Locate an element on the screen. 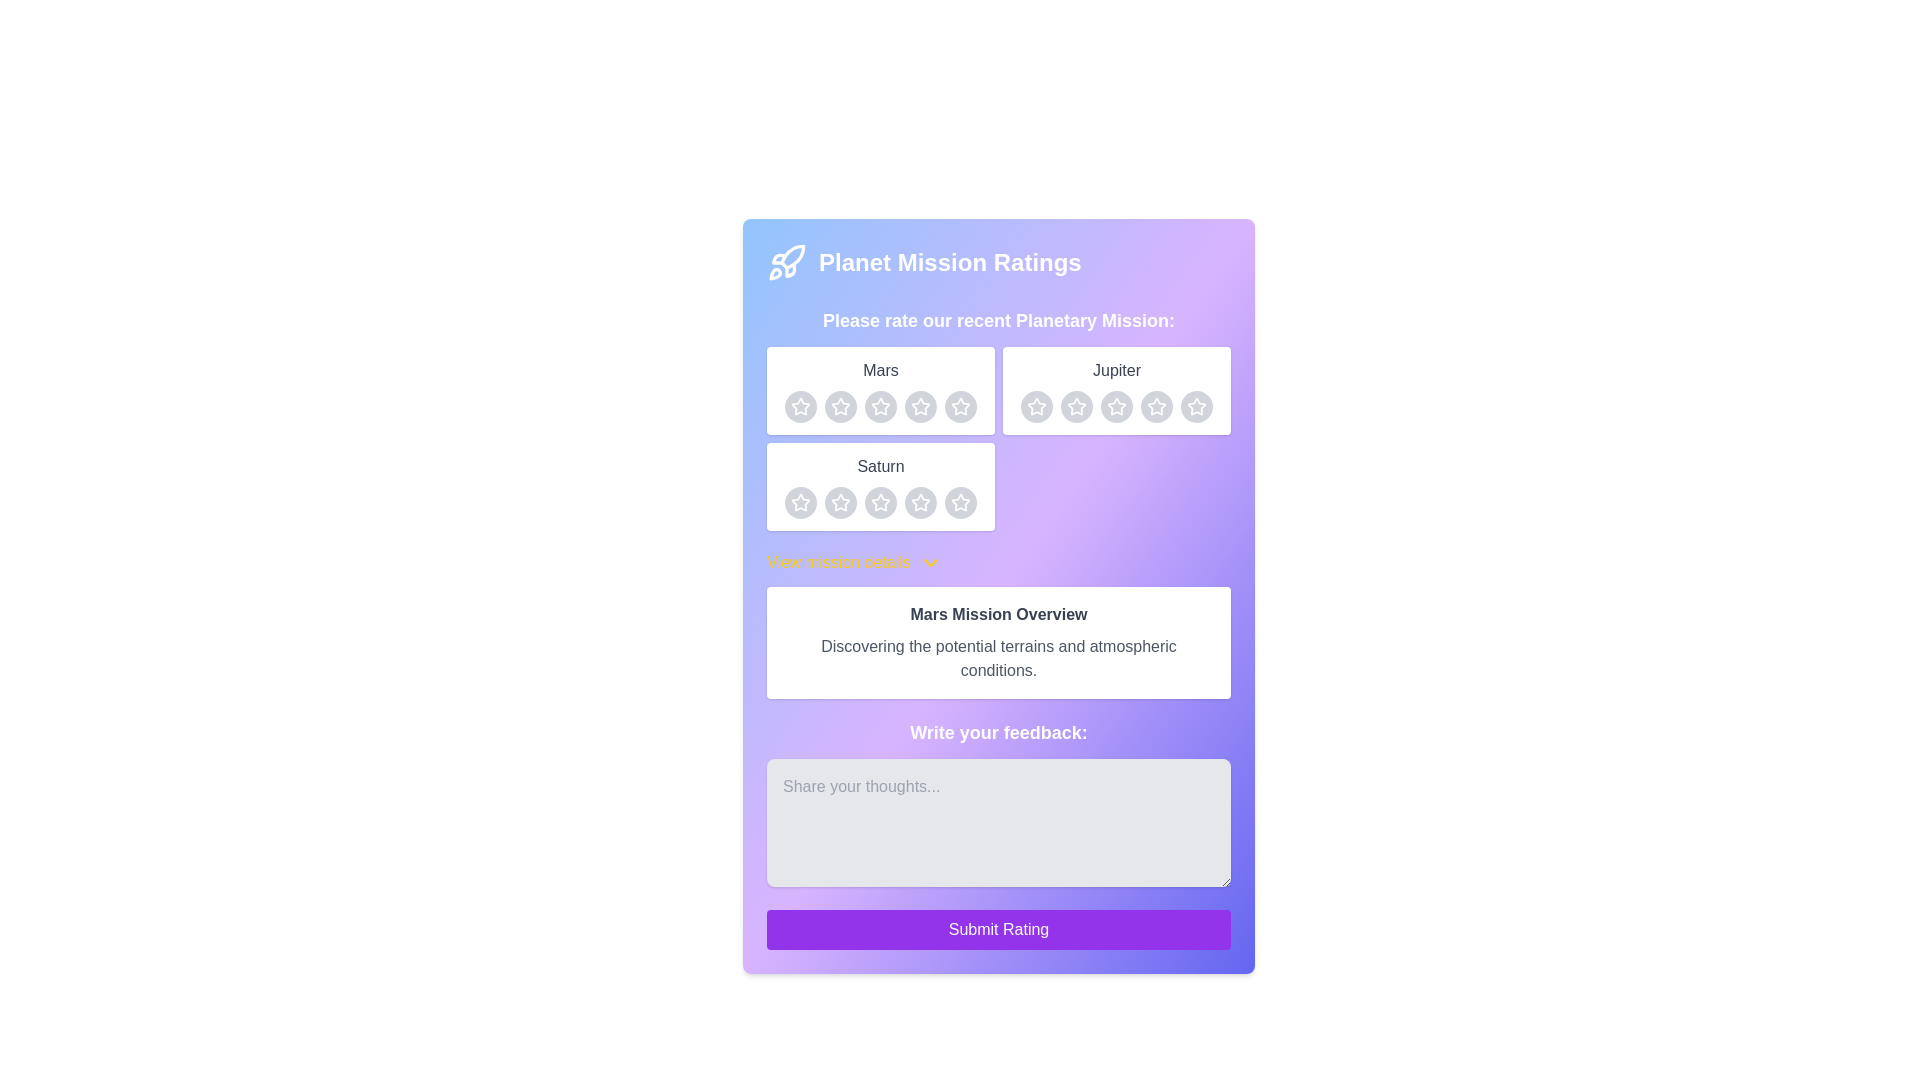 The width and height of the screenshot is (1920, 1080). the decorative icon representing space missions located at the top left of the card header beside the title 'Planet Mission Ratings' is located at coordinates (786, 261).